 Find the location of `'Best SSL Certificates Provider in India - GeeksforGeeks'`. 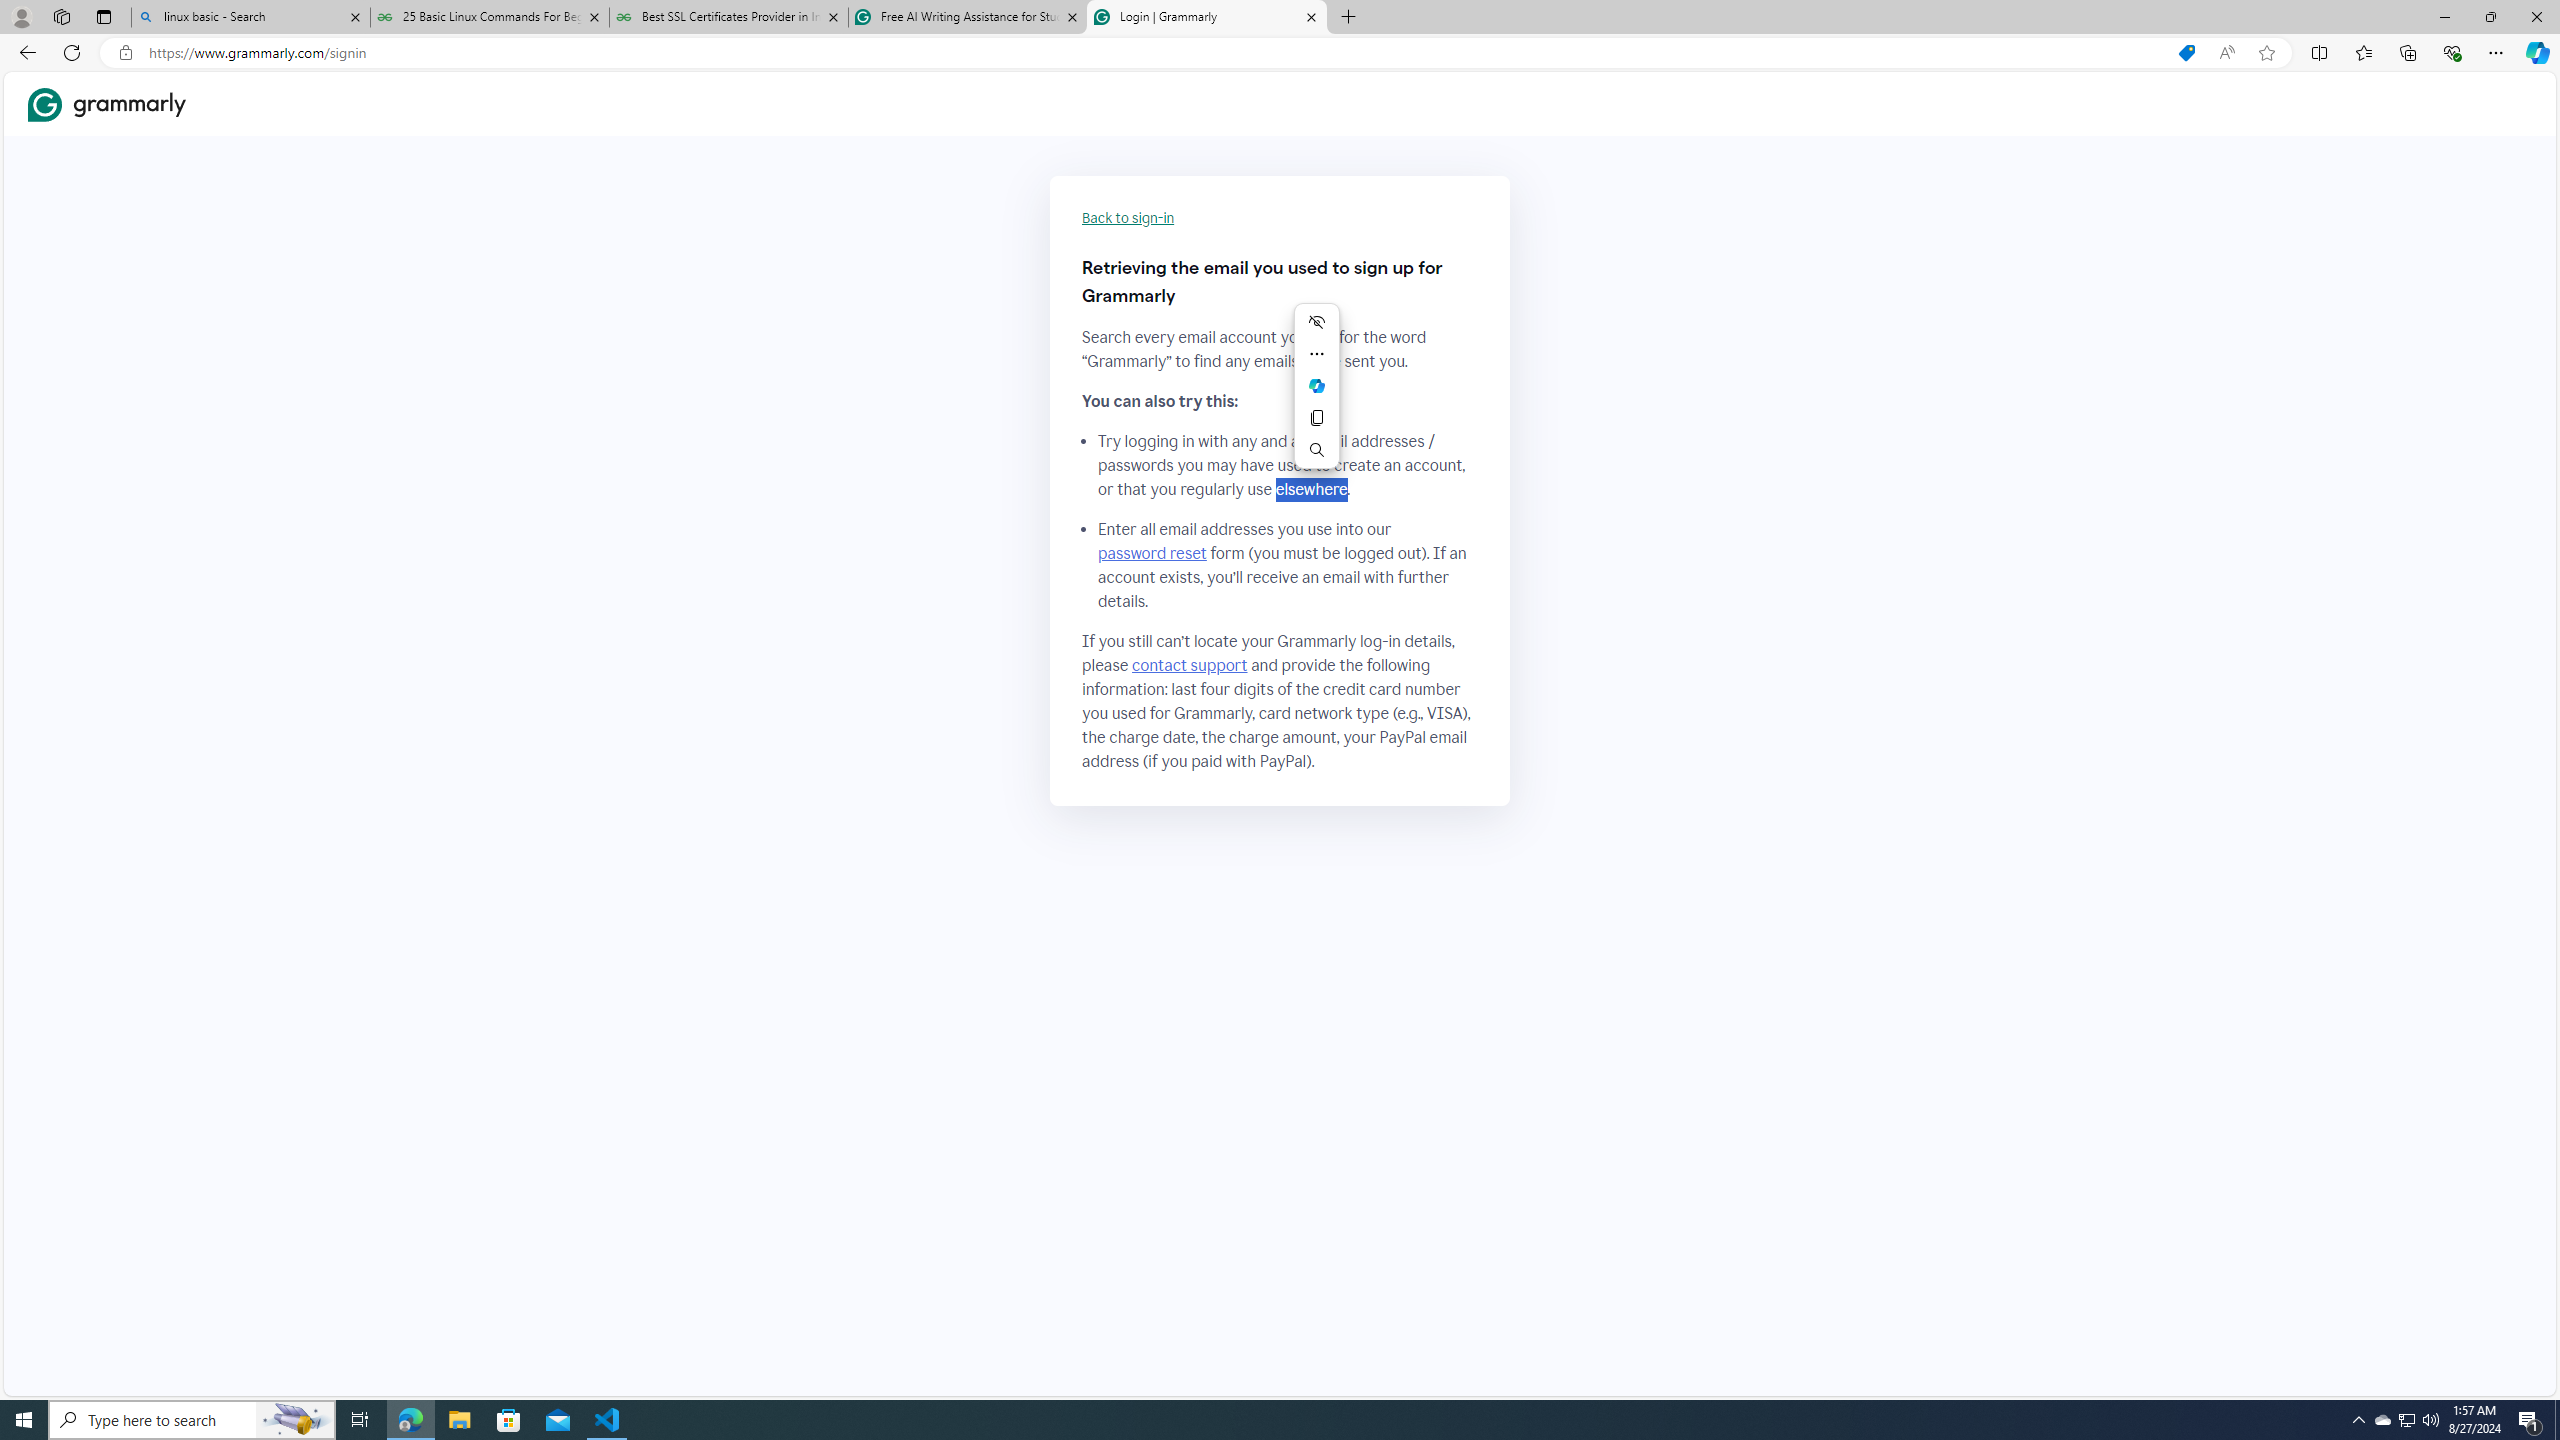

'Best SSL Certificates Provider in India - GeeksforGeeks' is located at coordinates (729, 16).